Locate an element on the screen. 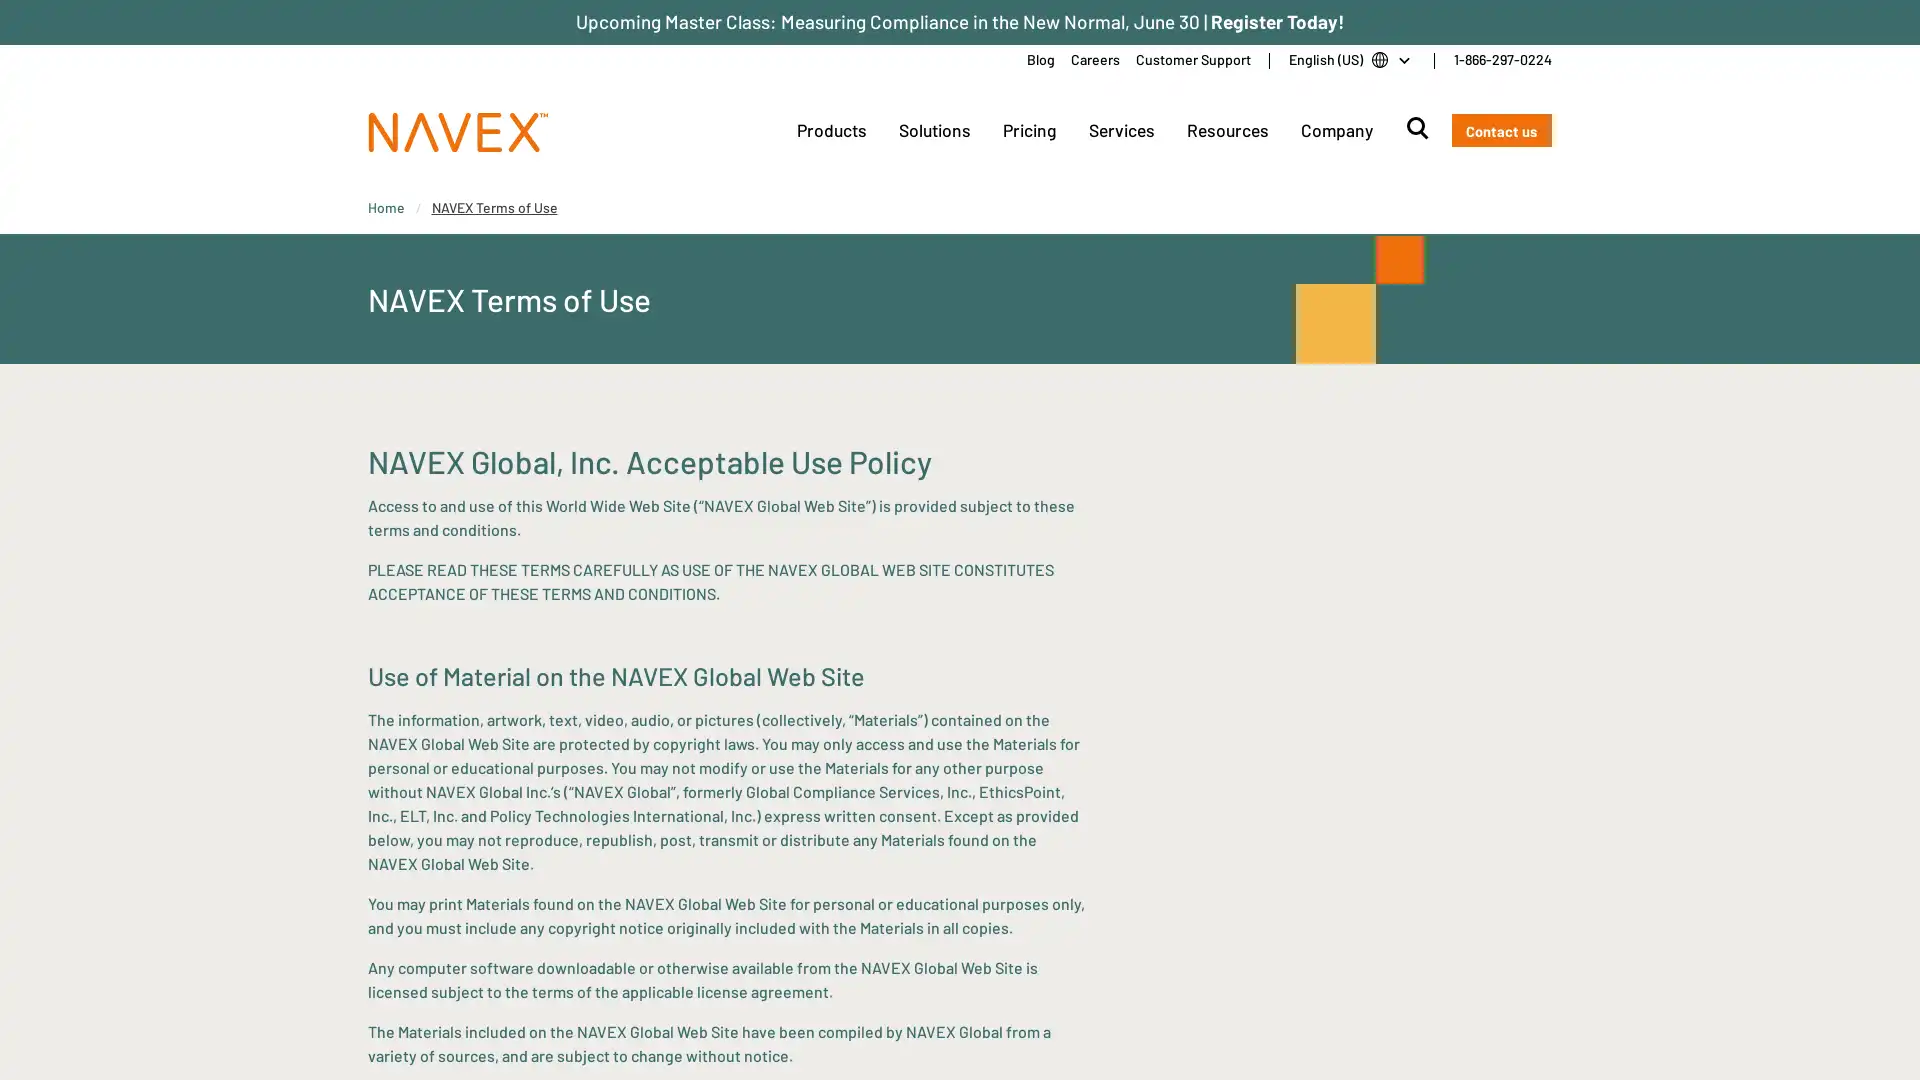 This screenshot has height=1080, width=1920. Solutions is located at coordinates (933, 130).